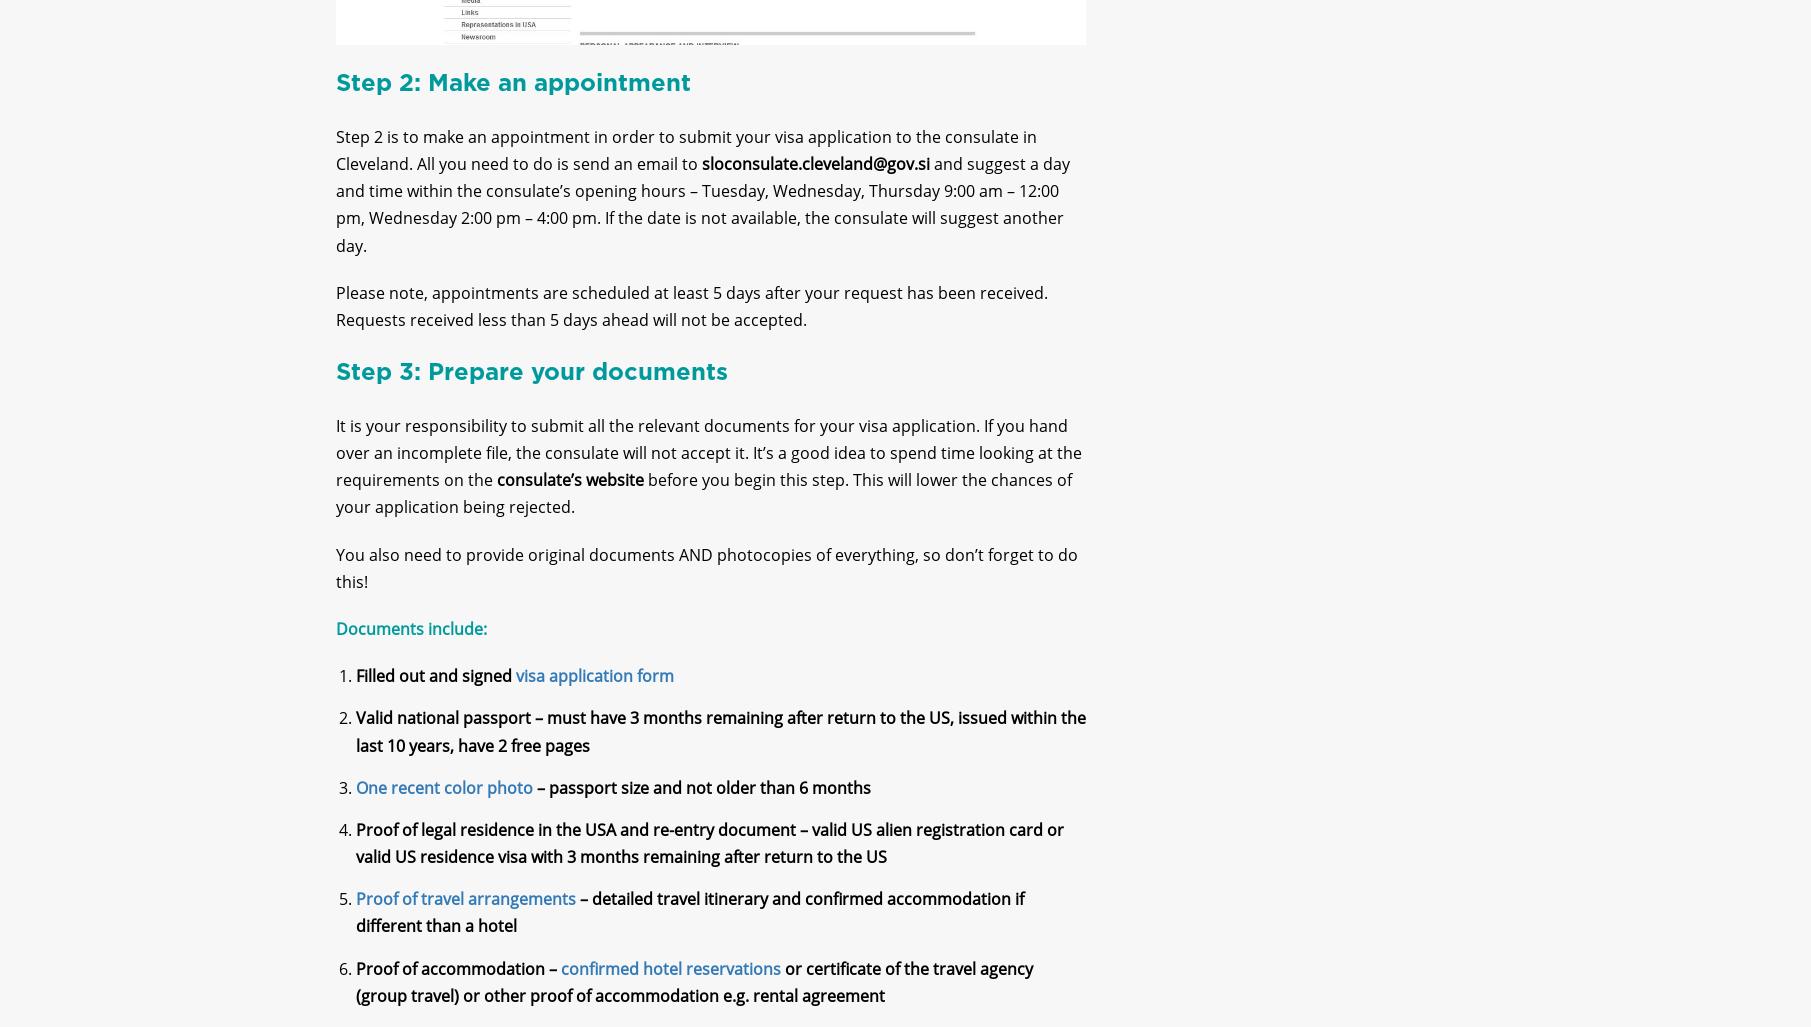  What do you see at coordinates (693, 997) in the screenshot?
I see `'or certificate of the travel agency (group travel) or other proof of accommodation e.g. rental agreement'` at bounding box center [693, 997].